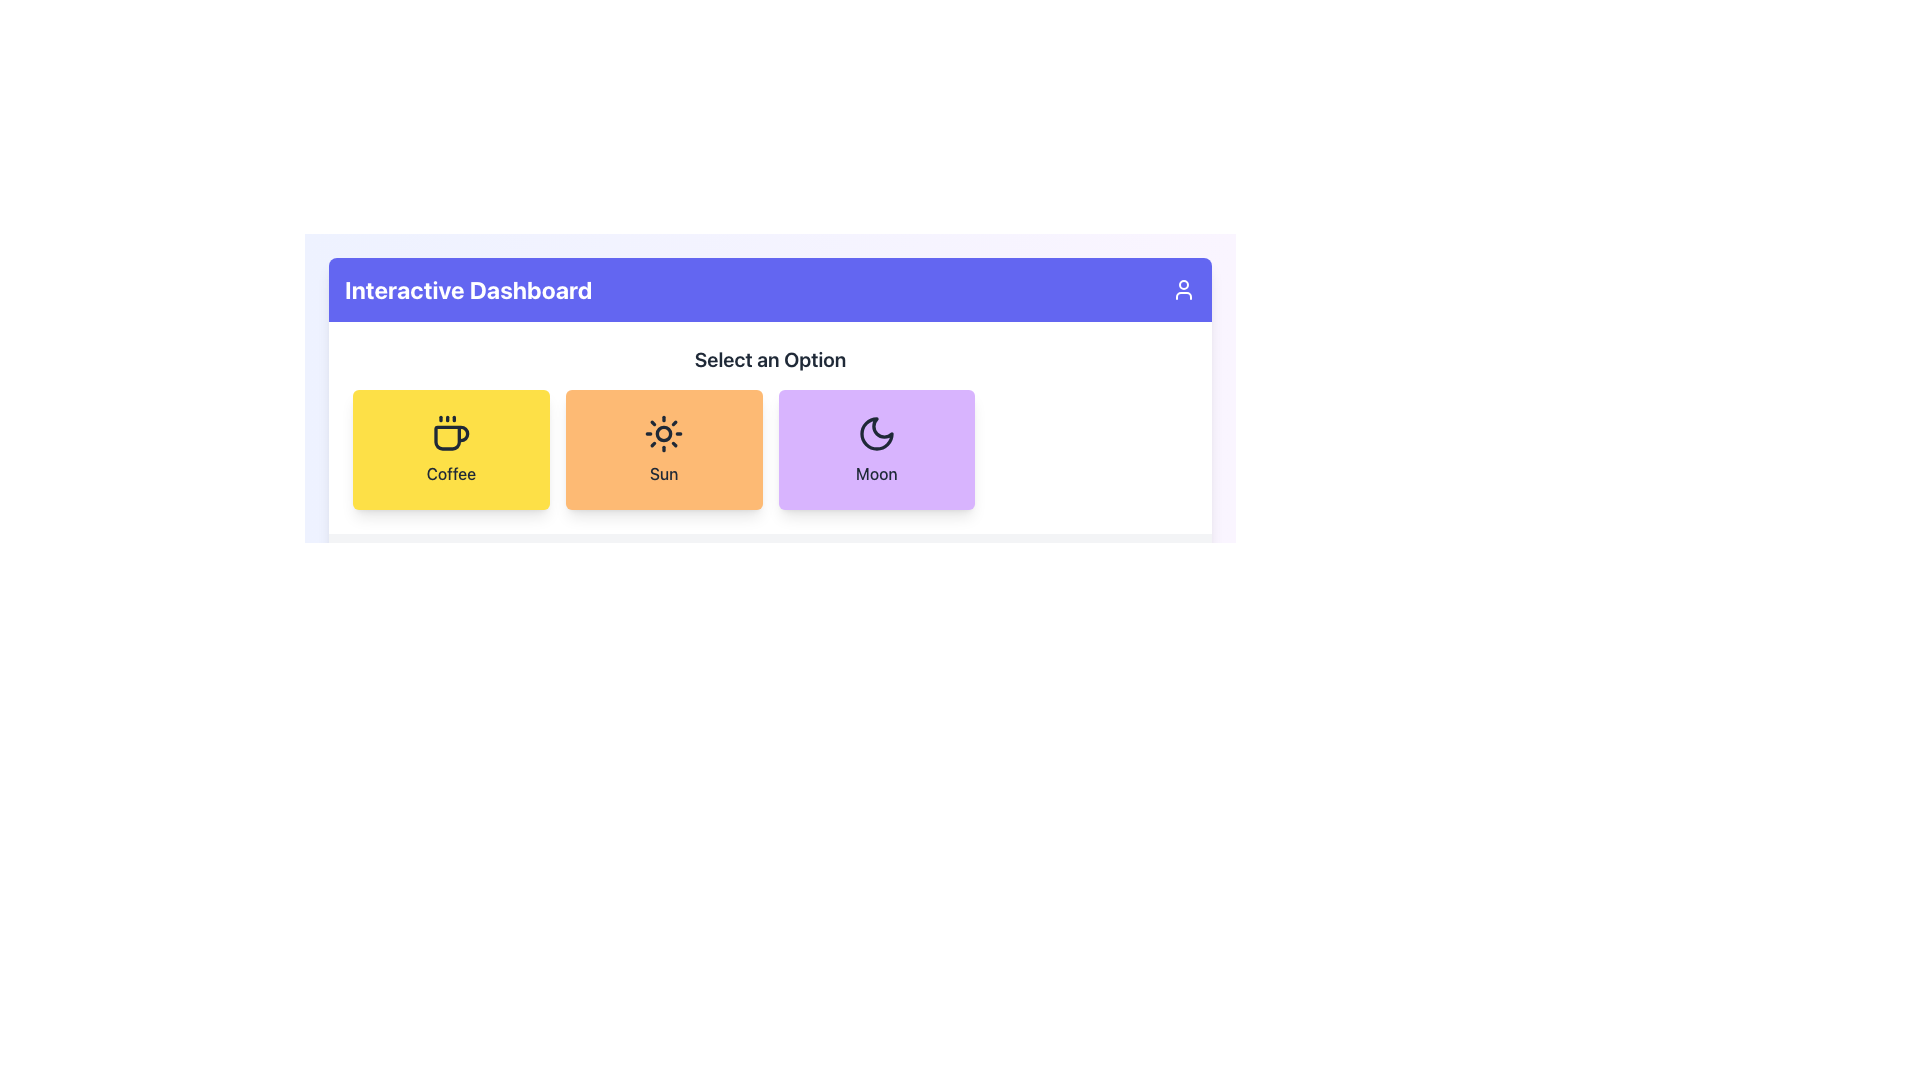  Describe the element at coordinates (1184, 289) in the screenshot. I see `the SVG Icon located in the far right corner of the header section next to 'Interactive Dashboard'` at that location.